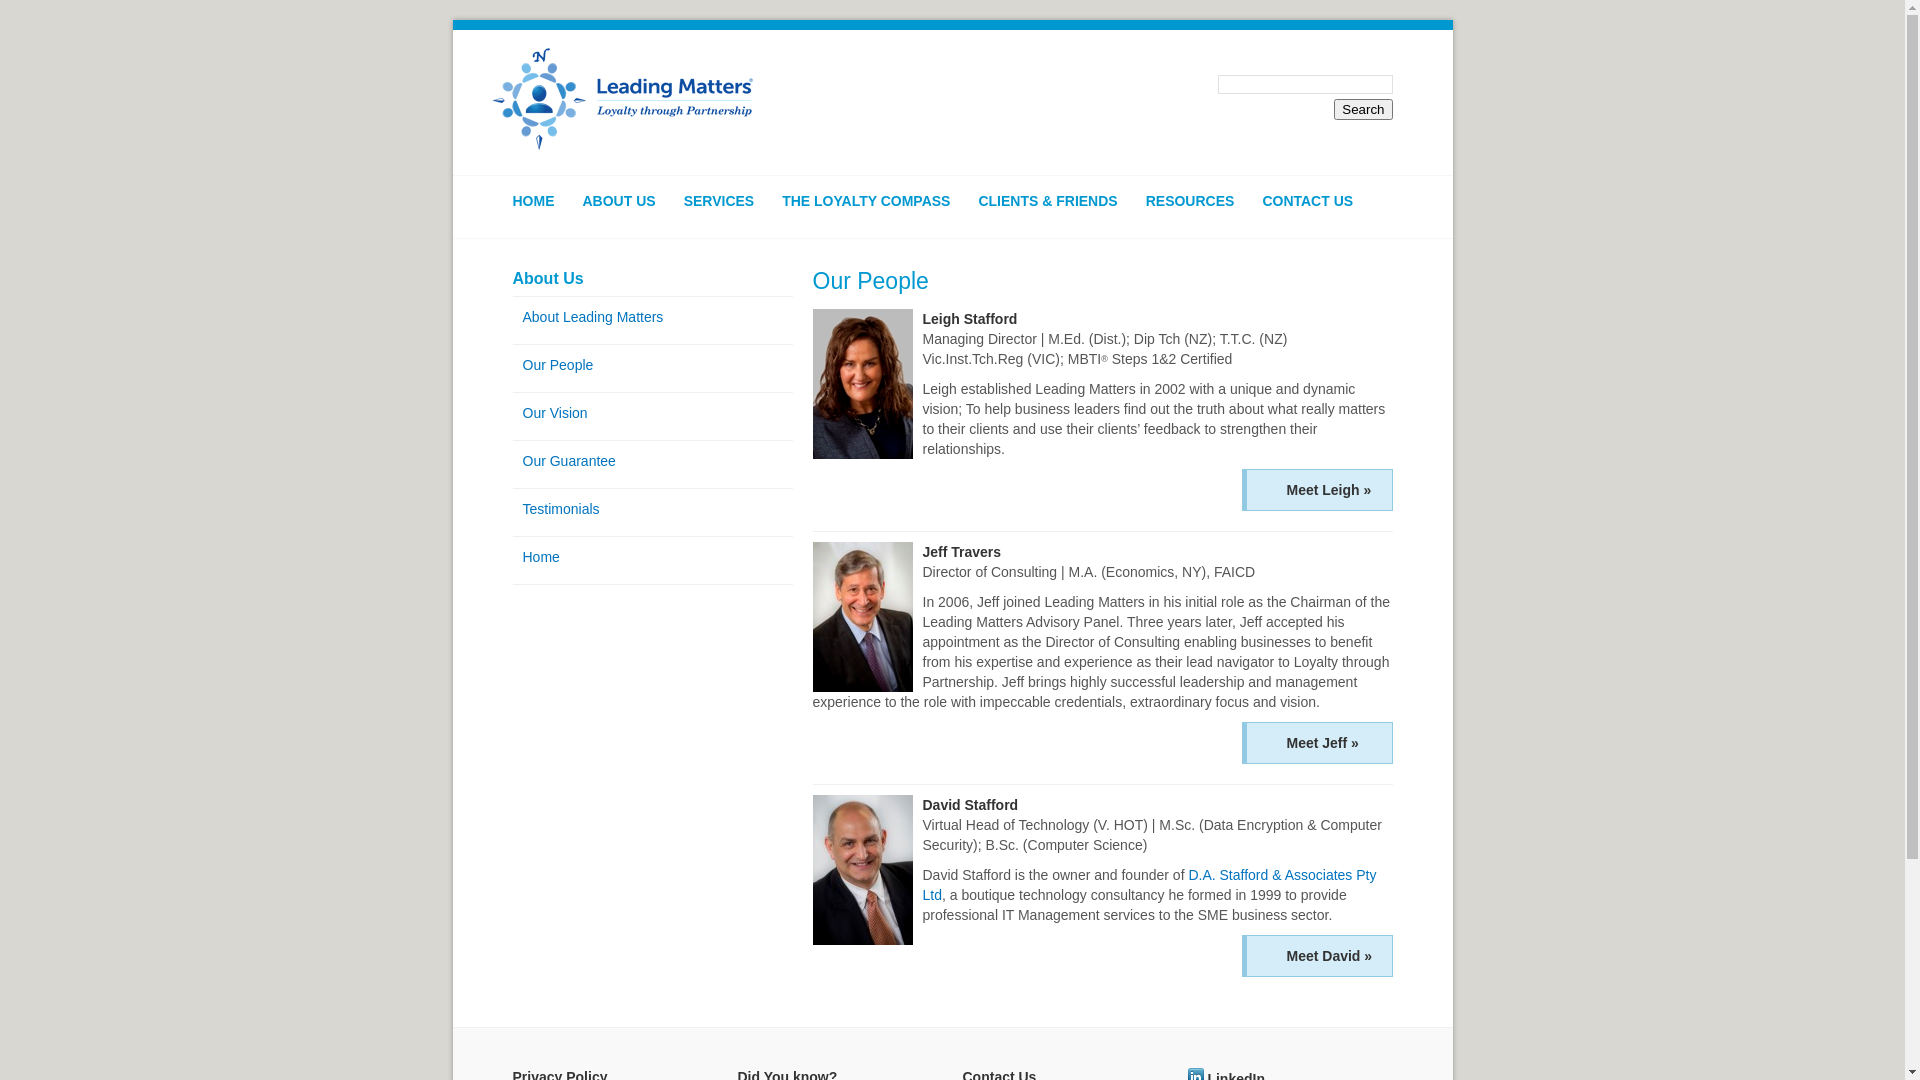  I want to click on 'ABOUT US', so click(627, 211).